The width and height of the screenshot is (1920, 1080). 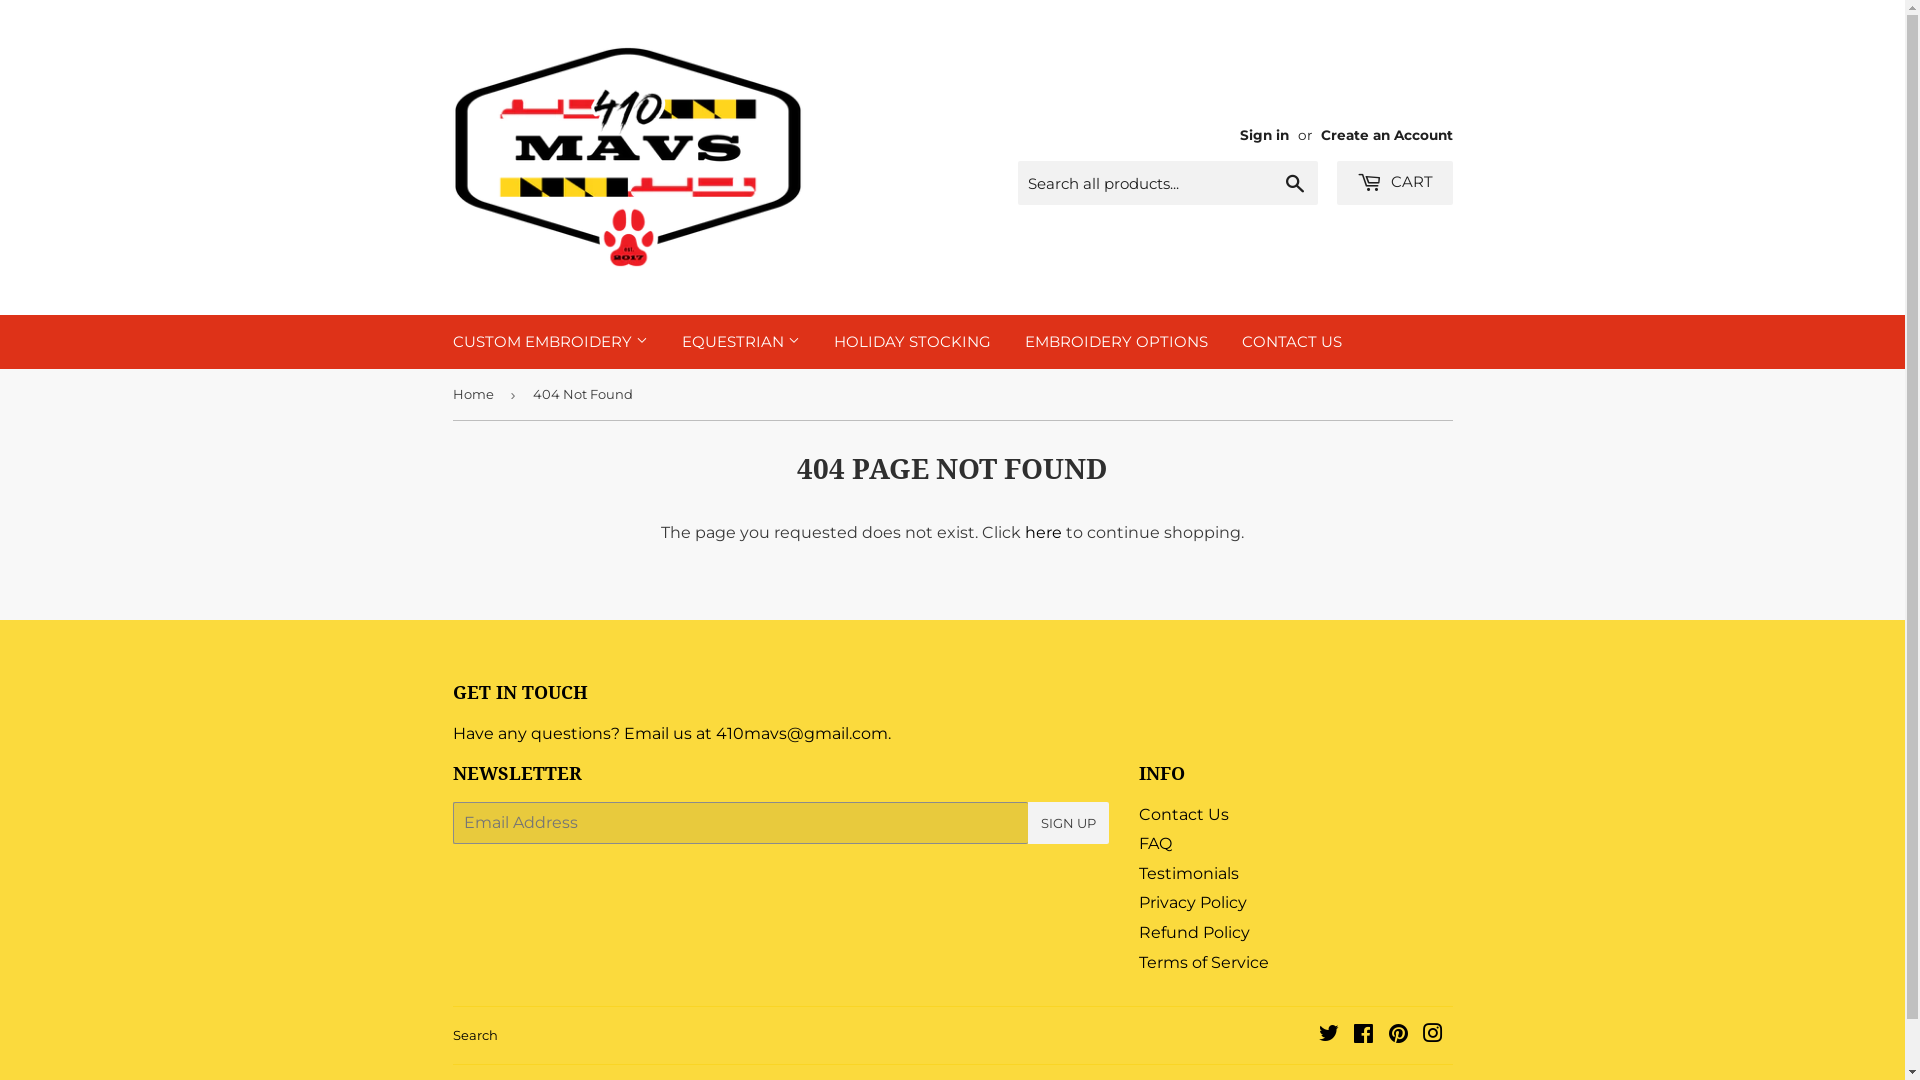 What do you see at coordinates (1193, 902) in the screenshot?
I see `'Privacy Policy'` at bounding box center [1193, 902].